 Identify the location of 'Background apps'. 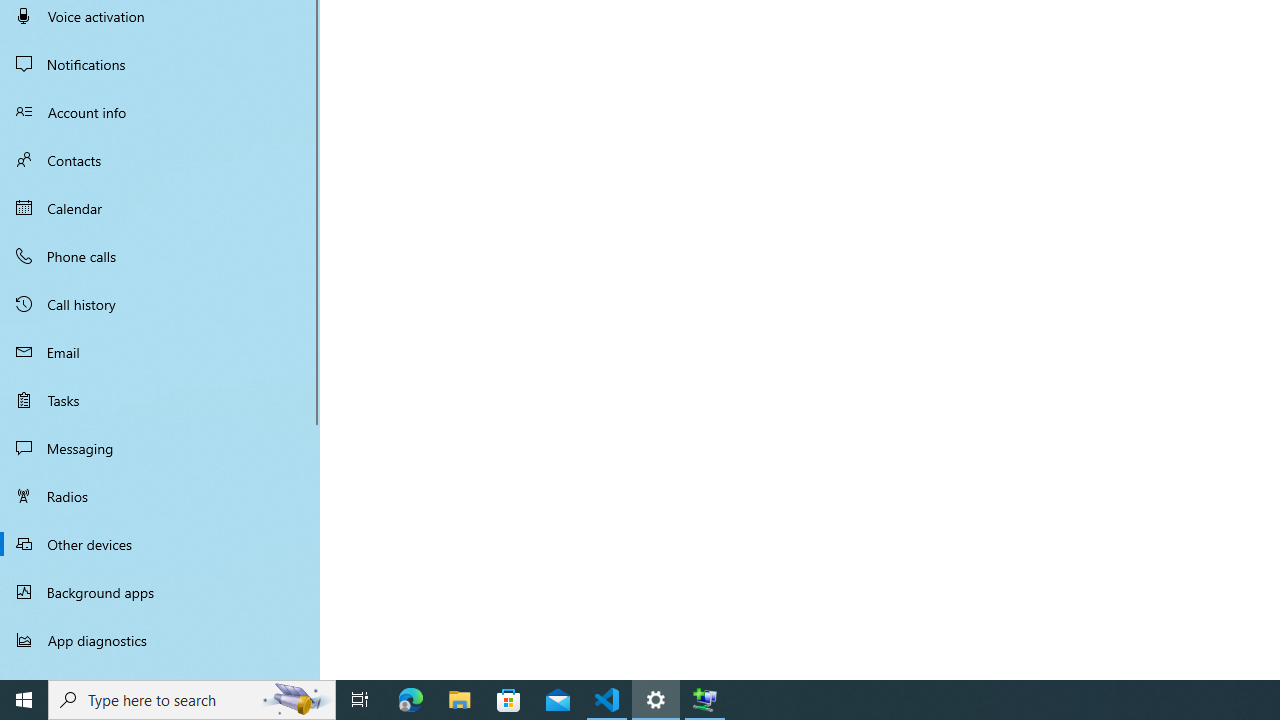
(160, 591).